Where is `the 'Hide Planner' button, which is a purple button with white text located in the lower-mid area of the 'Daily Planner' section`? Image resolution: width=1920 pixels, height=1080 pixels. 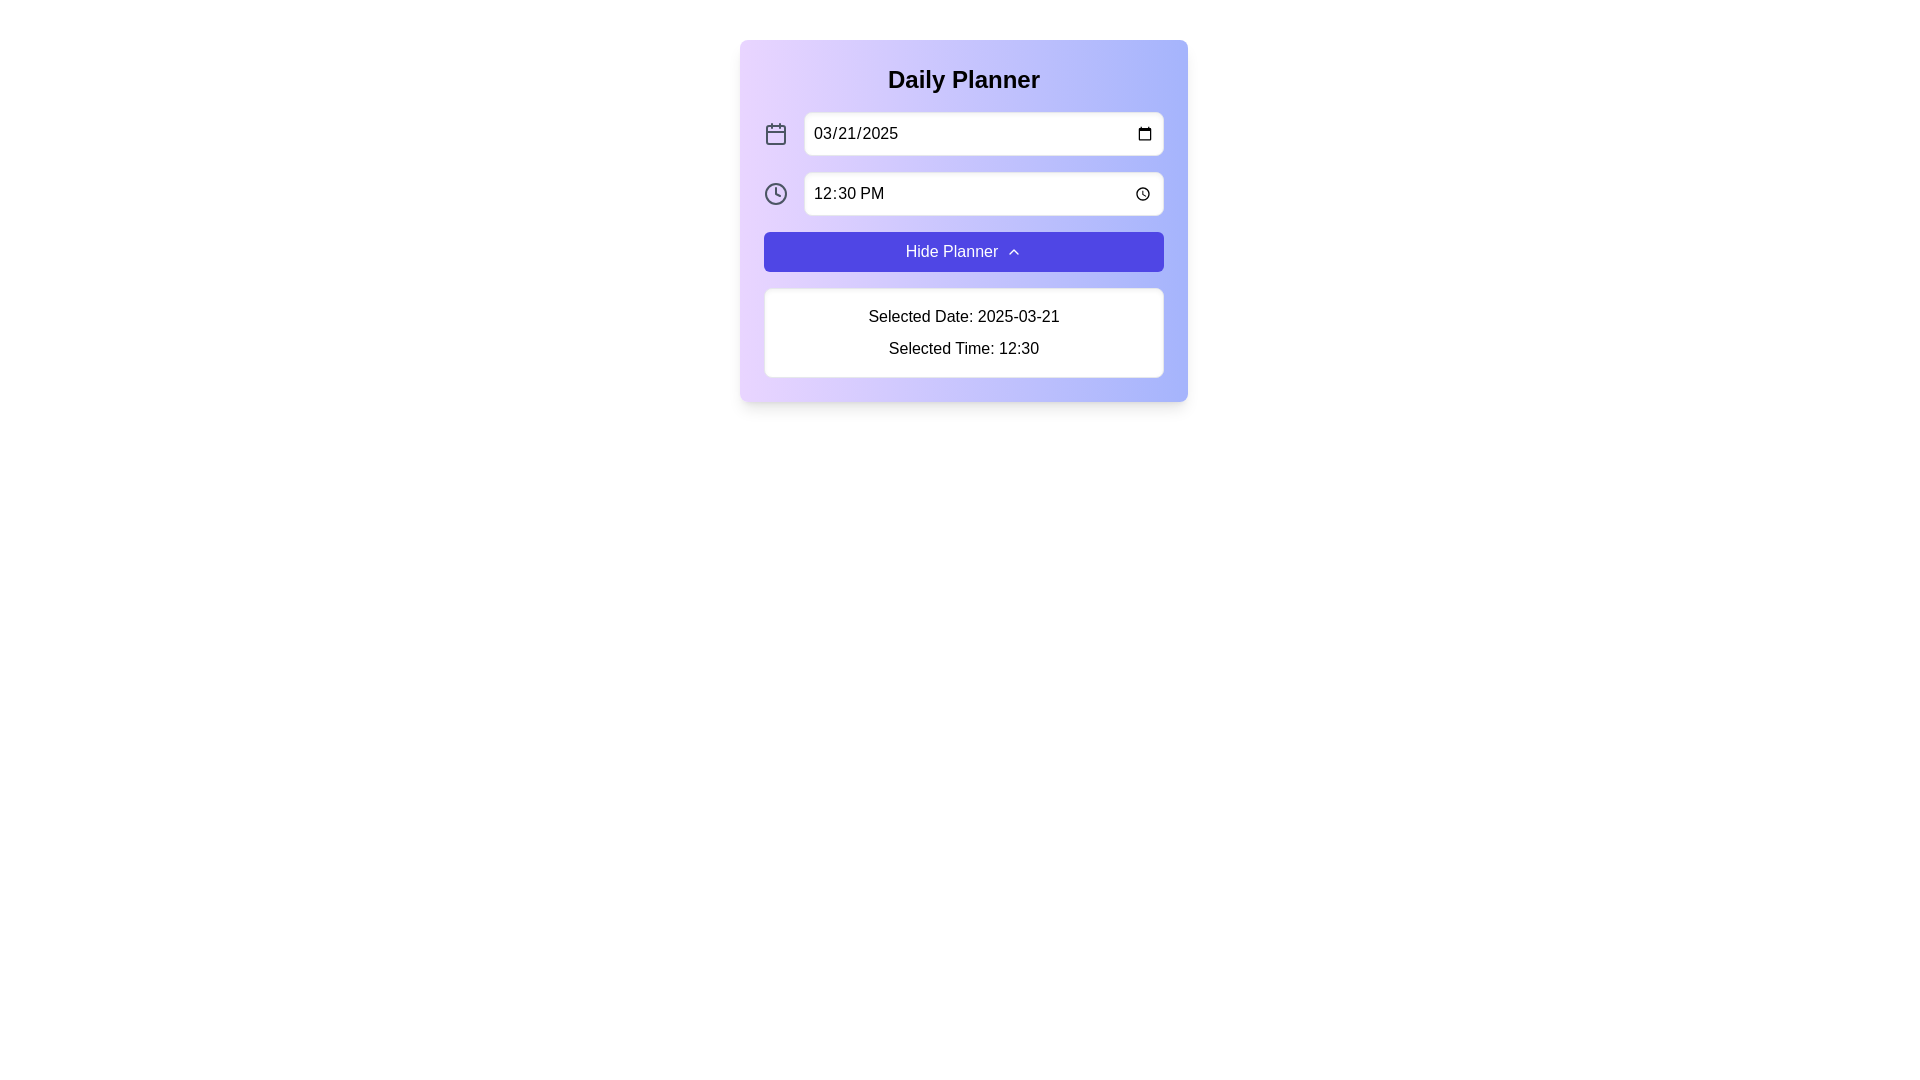 the 'Hide Planner' button, which is a purple button with white text located in the lower-mid area of the 'Daily Planner' section is located at coordinates (964, 244).